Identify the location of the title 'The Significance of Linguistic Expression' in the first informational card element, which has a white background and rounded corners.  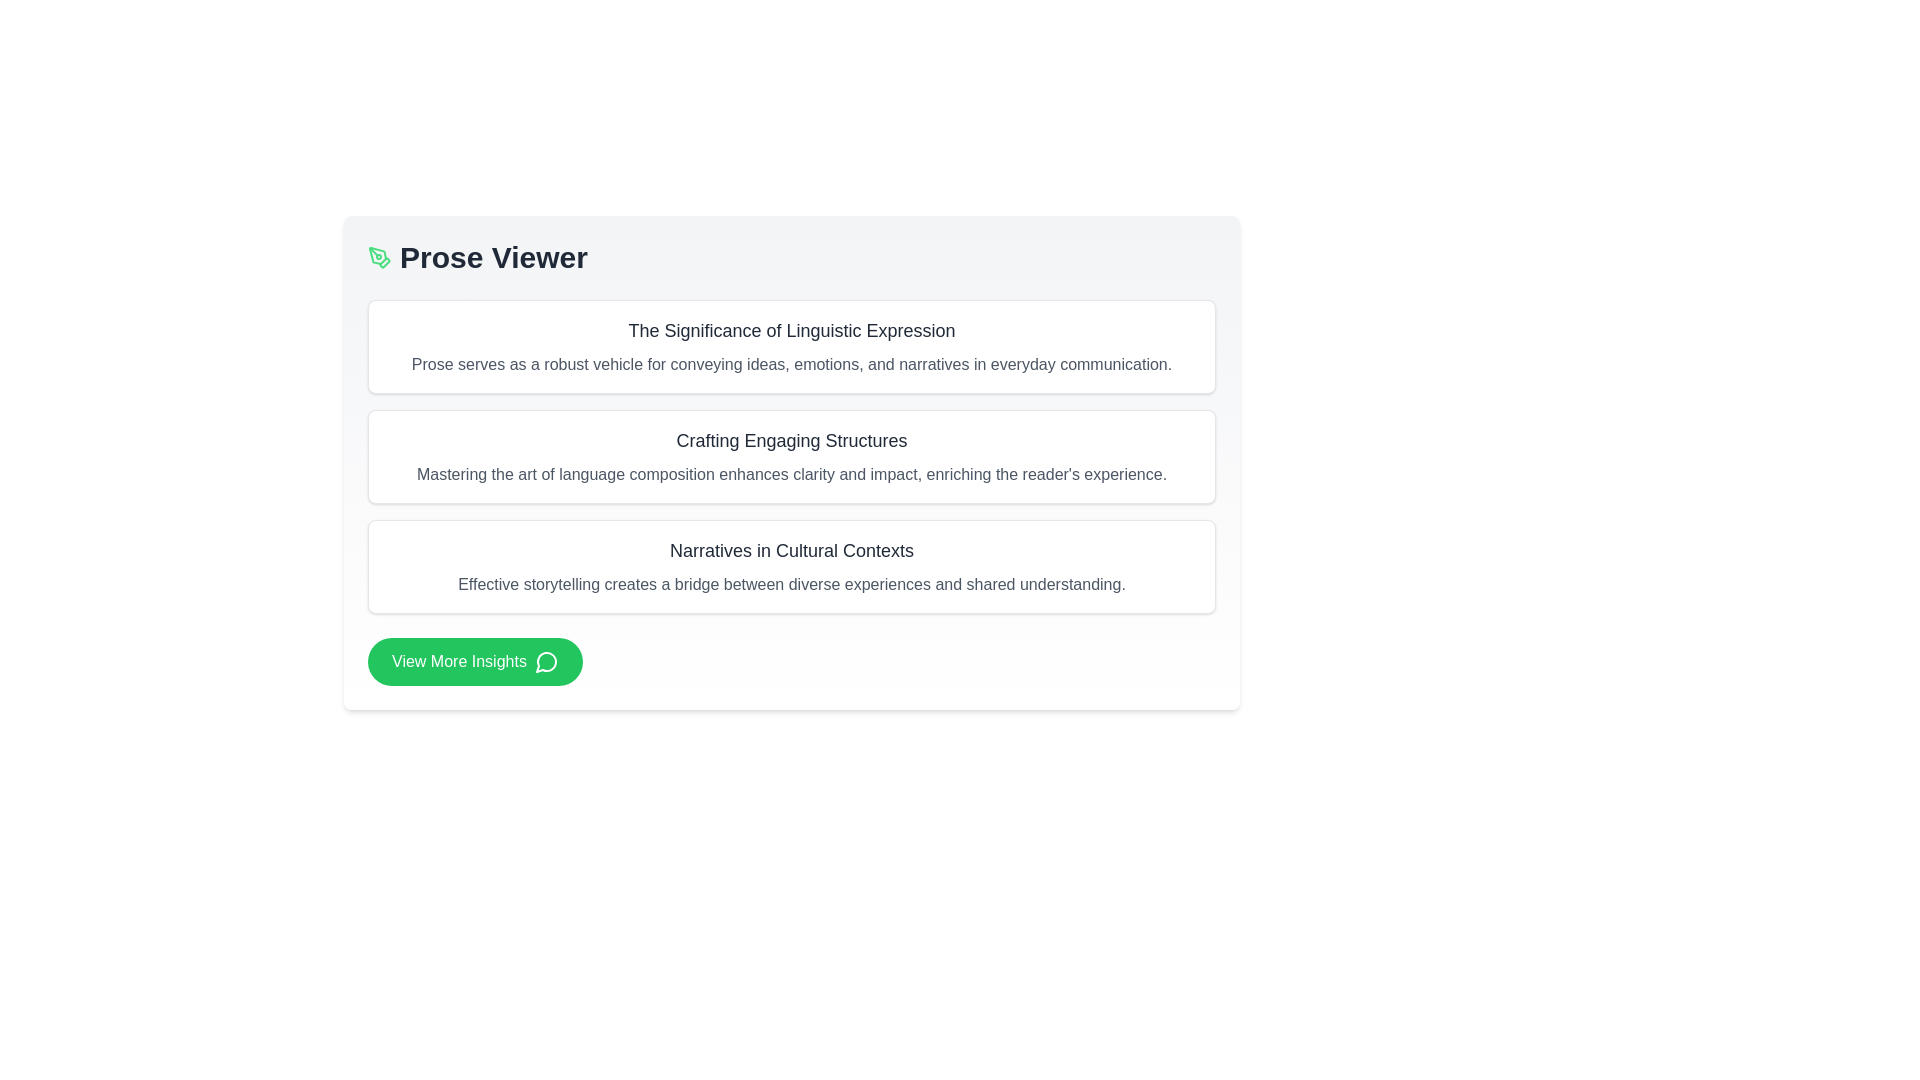
(791, 346).